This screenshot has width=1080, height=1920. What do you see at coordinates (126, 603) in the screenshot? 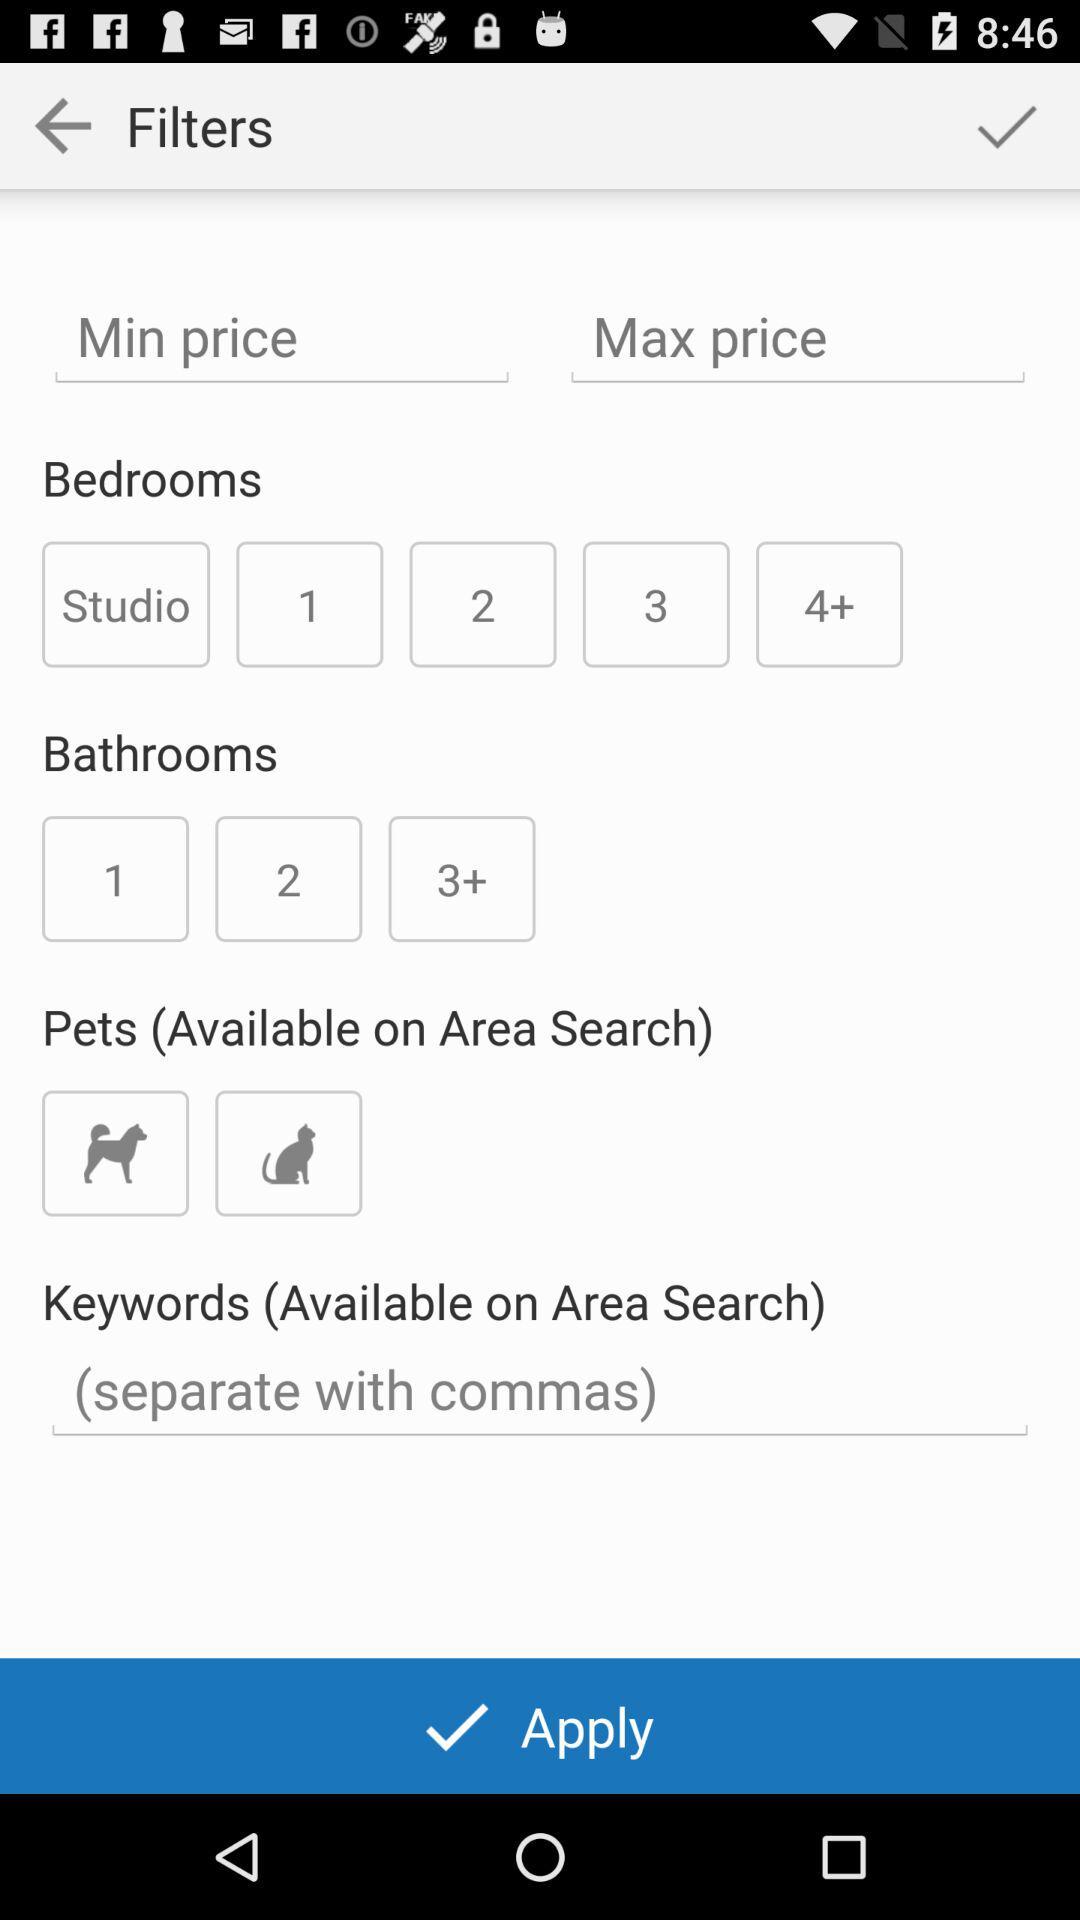
I see `app above the bathrooms icon` at bounding box center [126, 603].